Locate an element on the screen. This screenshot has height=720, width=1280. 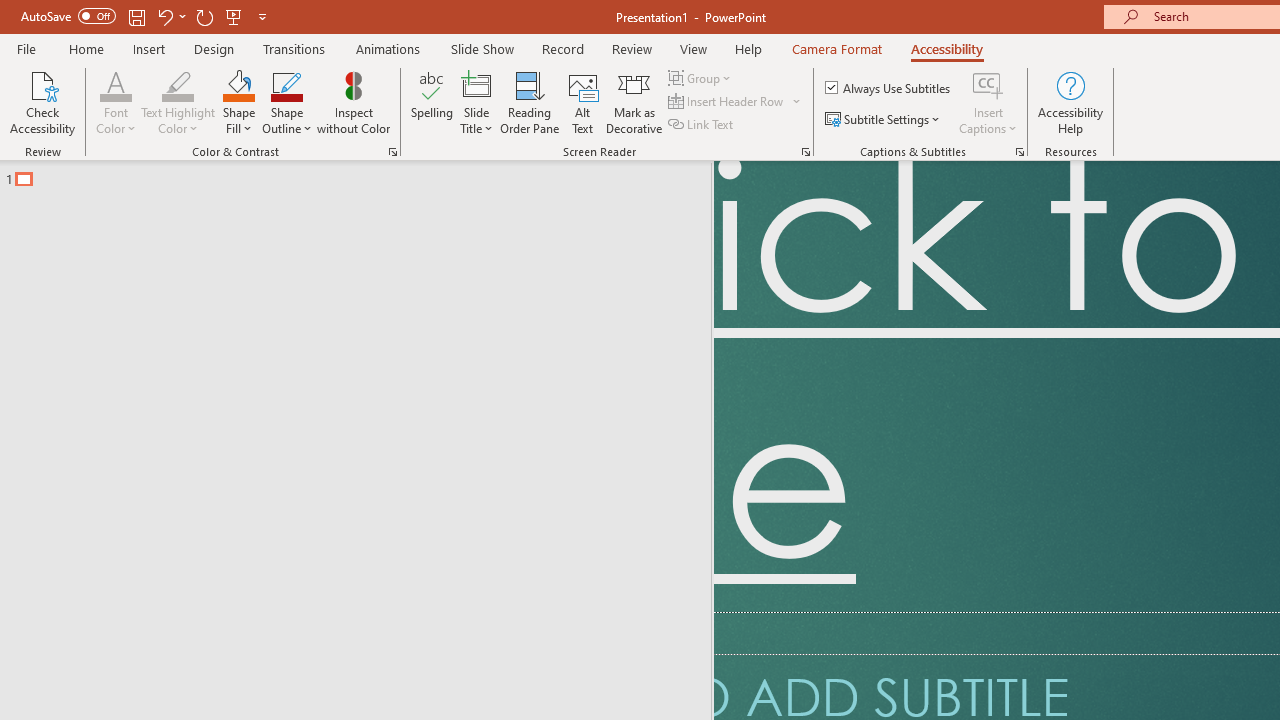
'Accessibility Help' is located at coordinates (1069, 103).